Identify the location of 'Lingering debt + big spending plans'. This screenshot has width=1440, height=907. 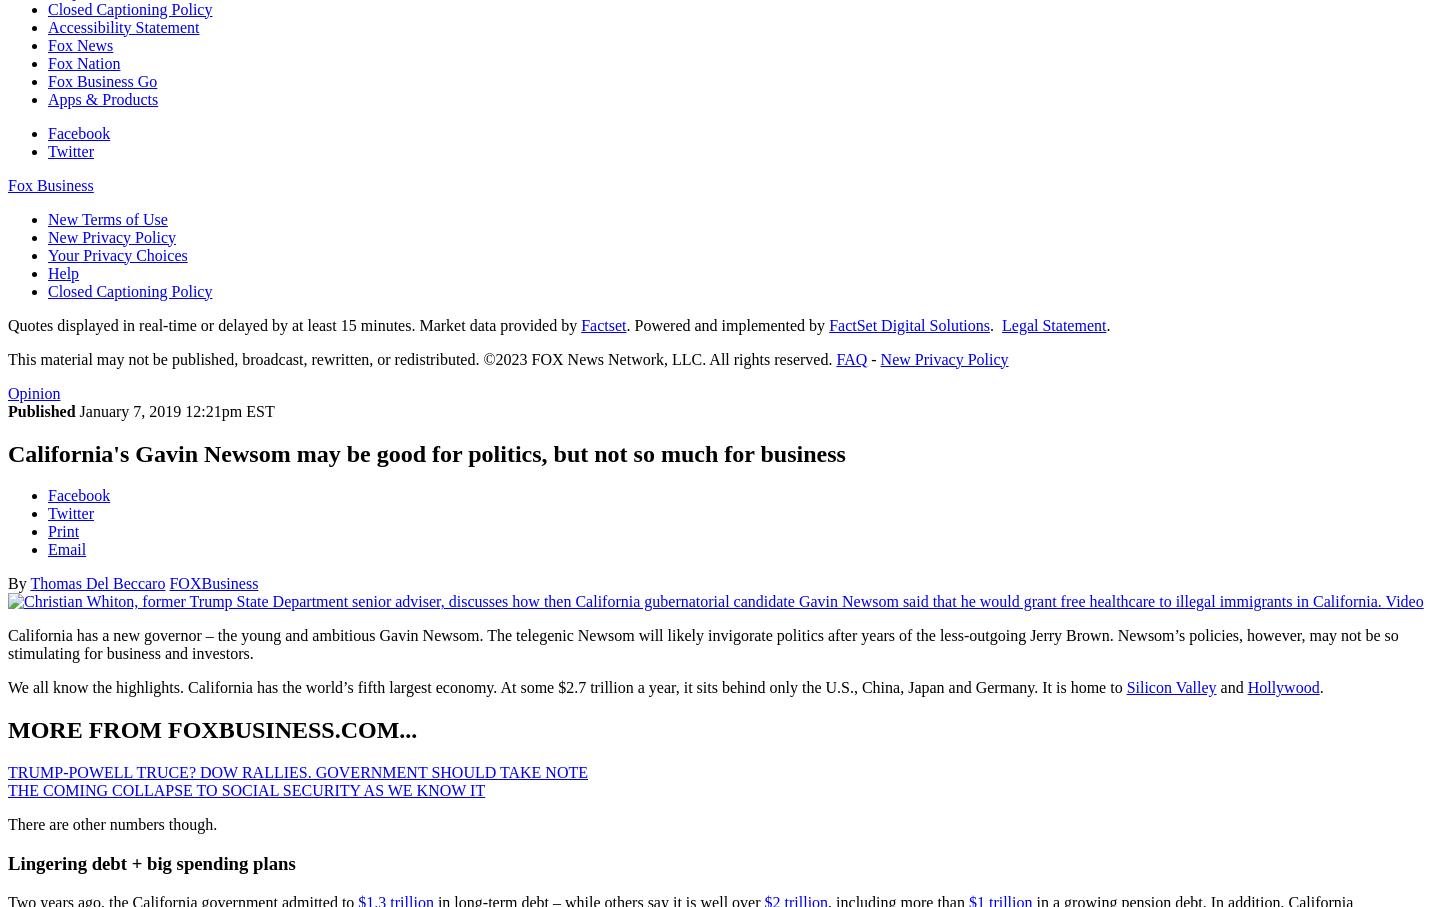
(150, 861).